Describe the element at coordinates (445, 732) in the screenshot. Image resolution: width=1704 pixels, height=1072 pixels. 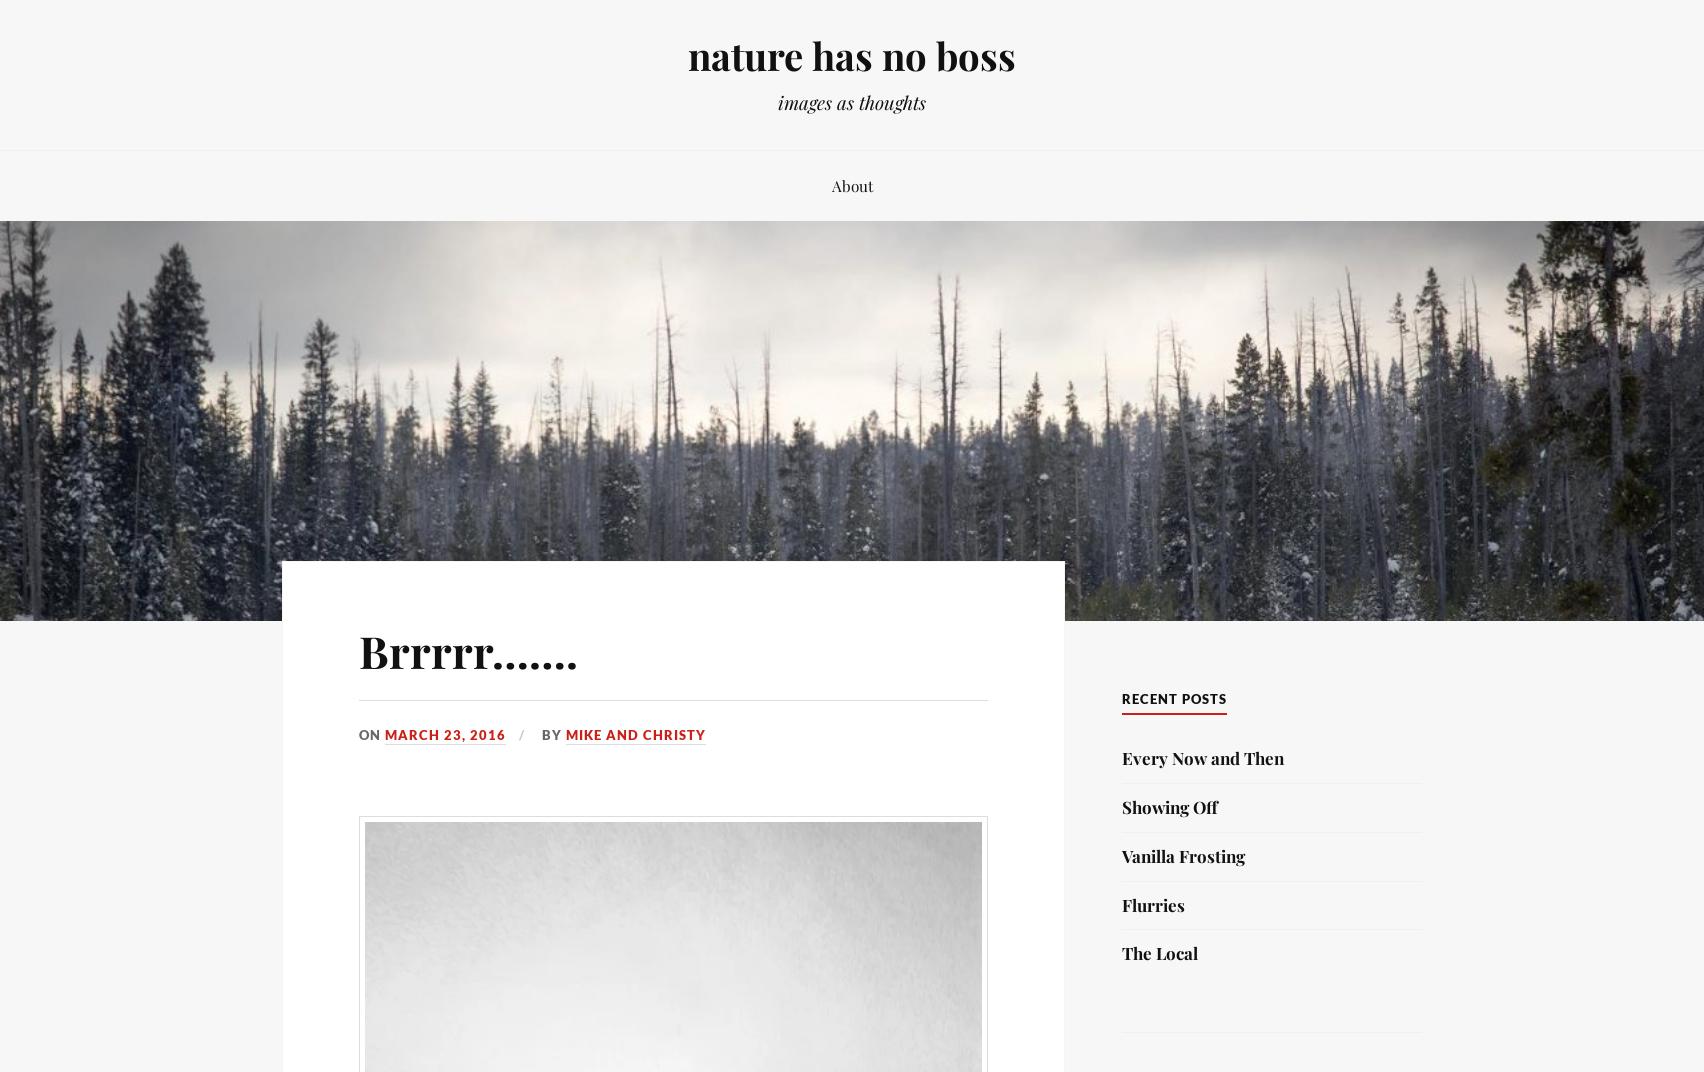
I see `'March 23, 2016'` at that location.